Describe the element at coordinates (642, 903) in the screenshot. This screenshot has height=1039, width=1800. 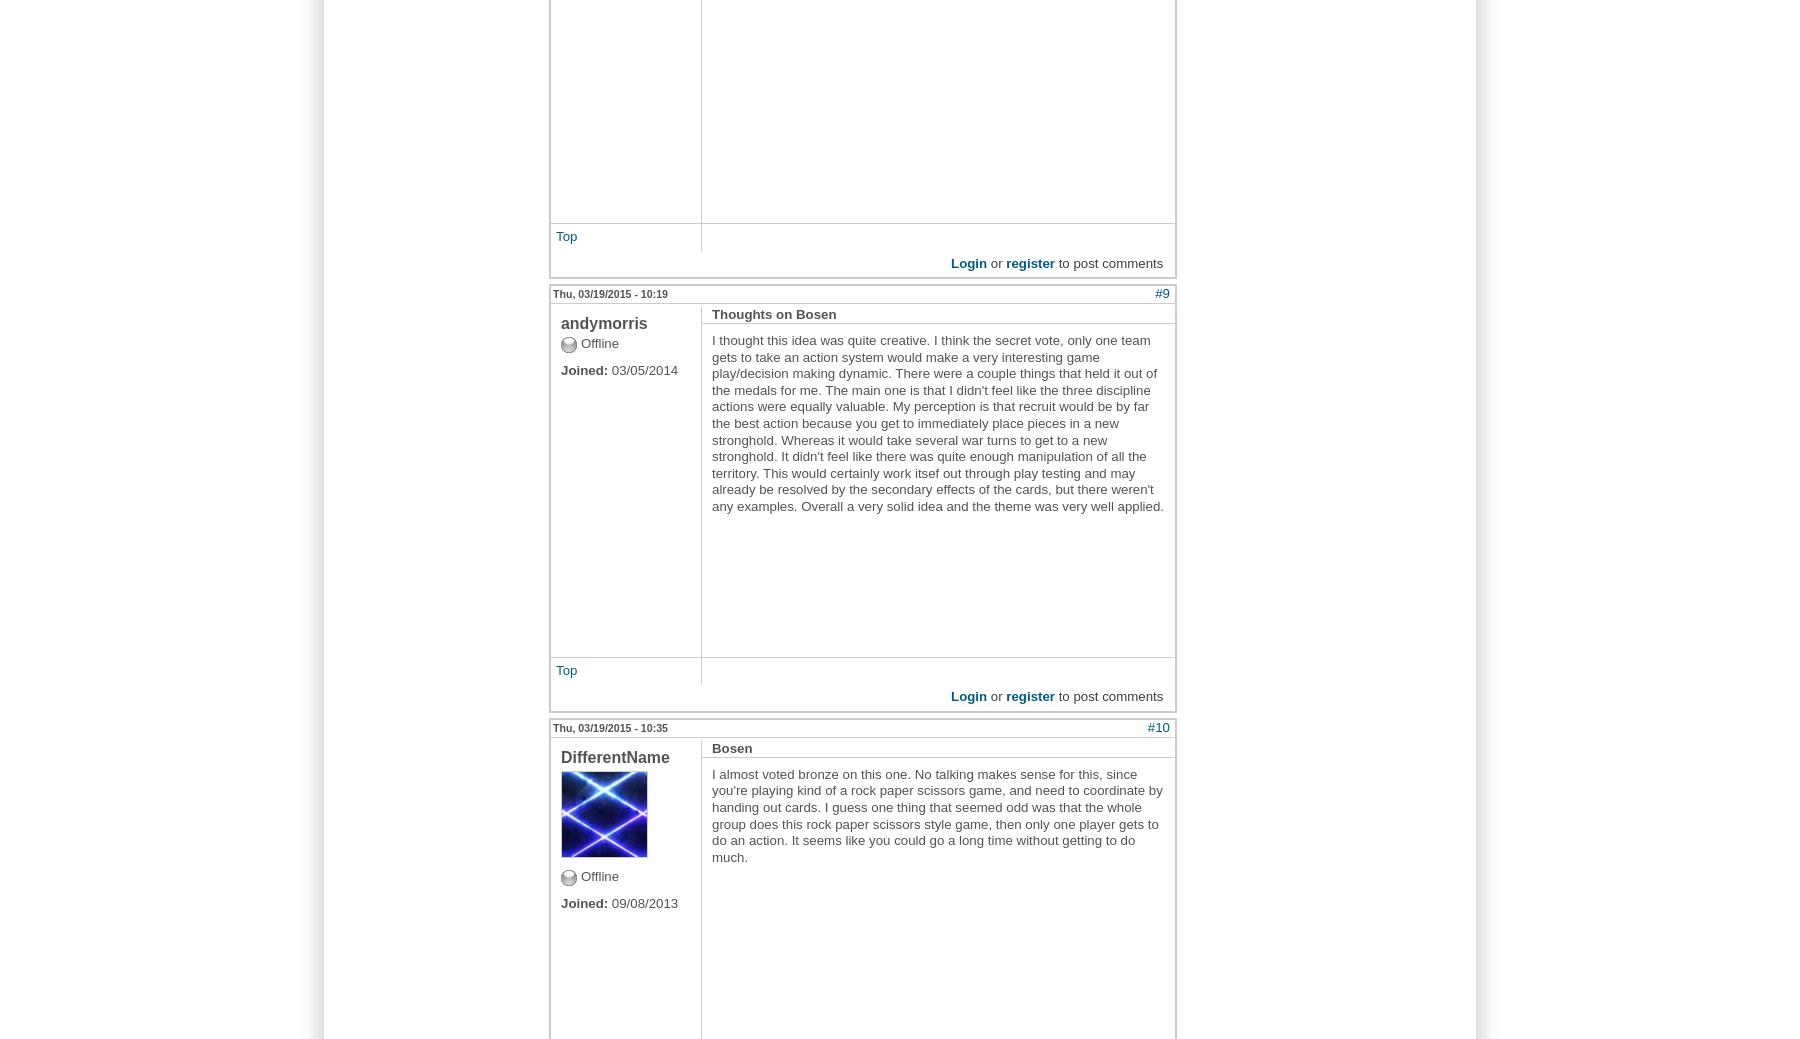
I see `'09/08/2013'` at that location.